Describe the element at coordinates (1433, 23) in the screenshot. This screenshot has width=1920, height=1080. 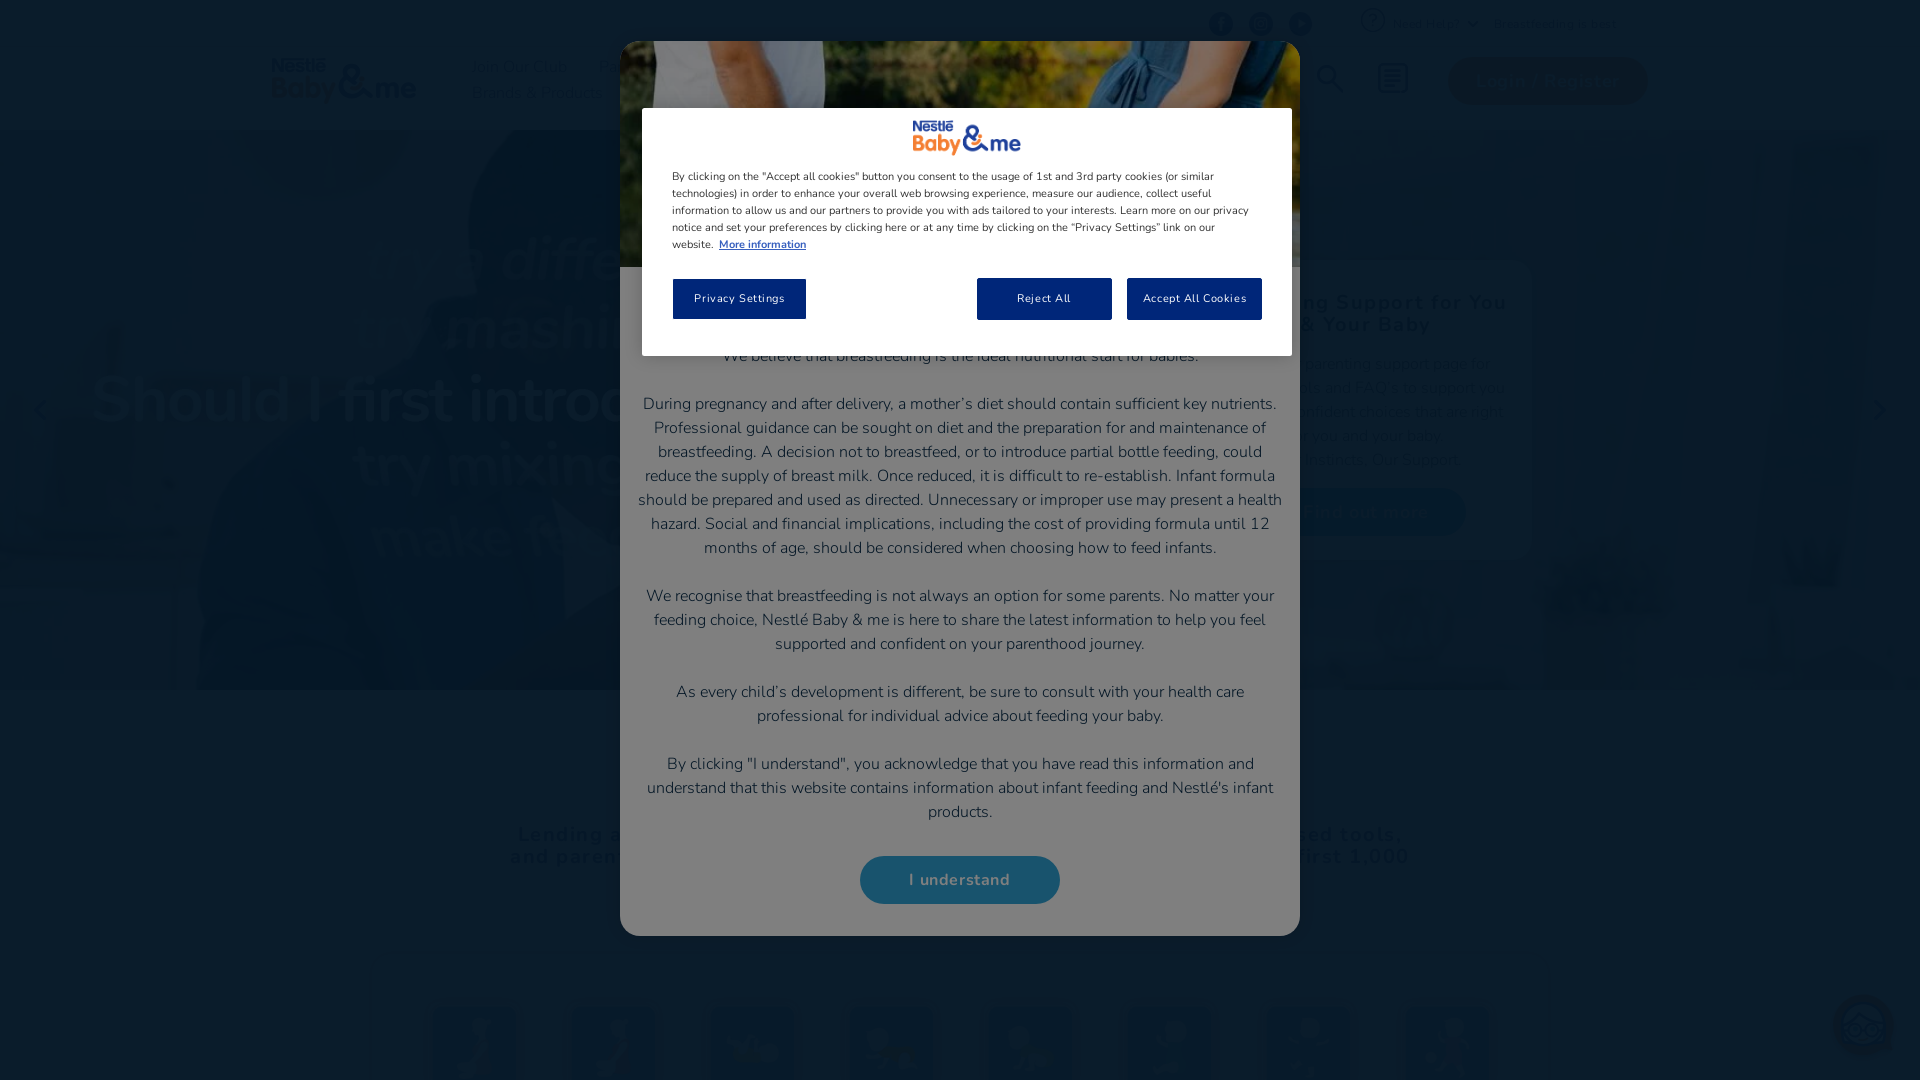
I see `'Need Help?'` at that location.